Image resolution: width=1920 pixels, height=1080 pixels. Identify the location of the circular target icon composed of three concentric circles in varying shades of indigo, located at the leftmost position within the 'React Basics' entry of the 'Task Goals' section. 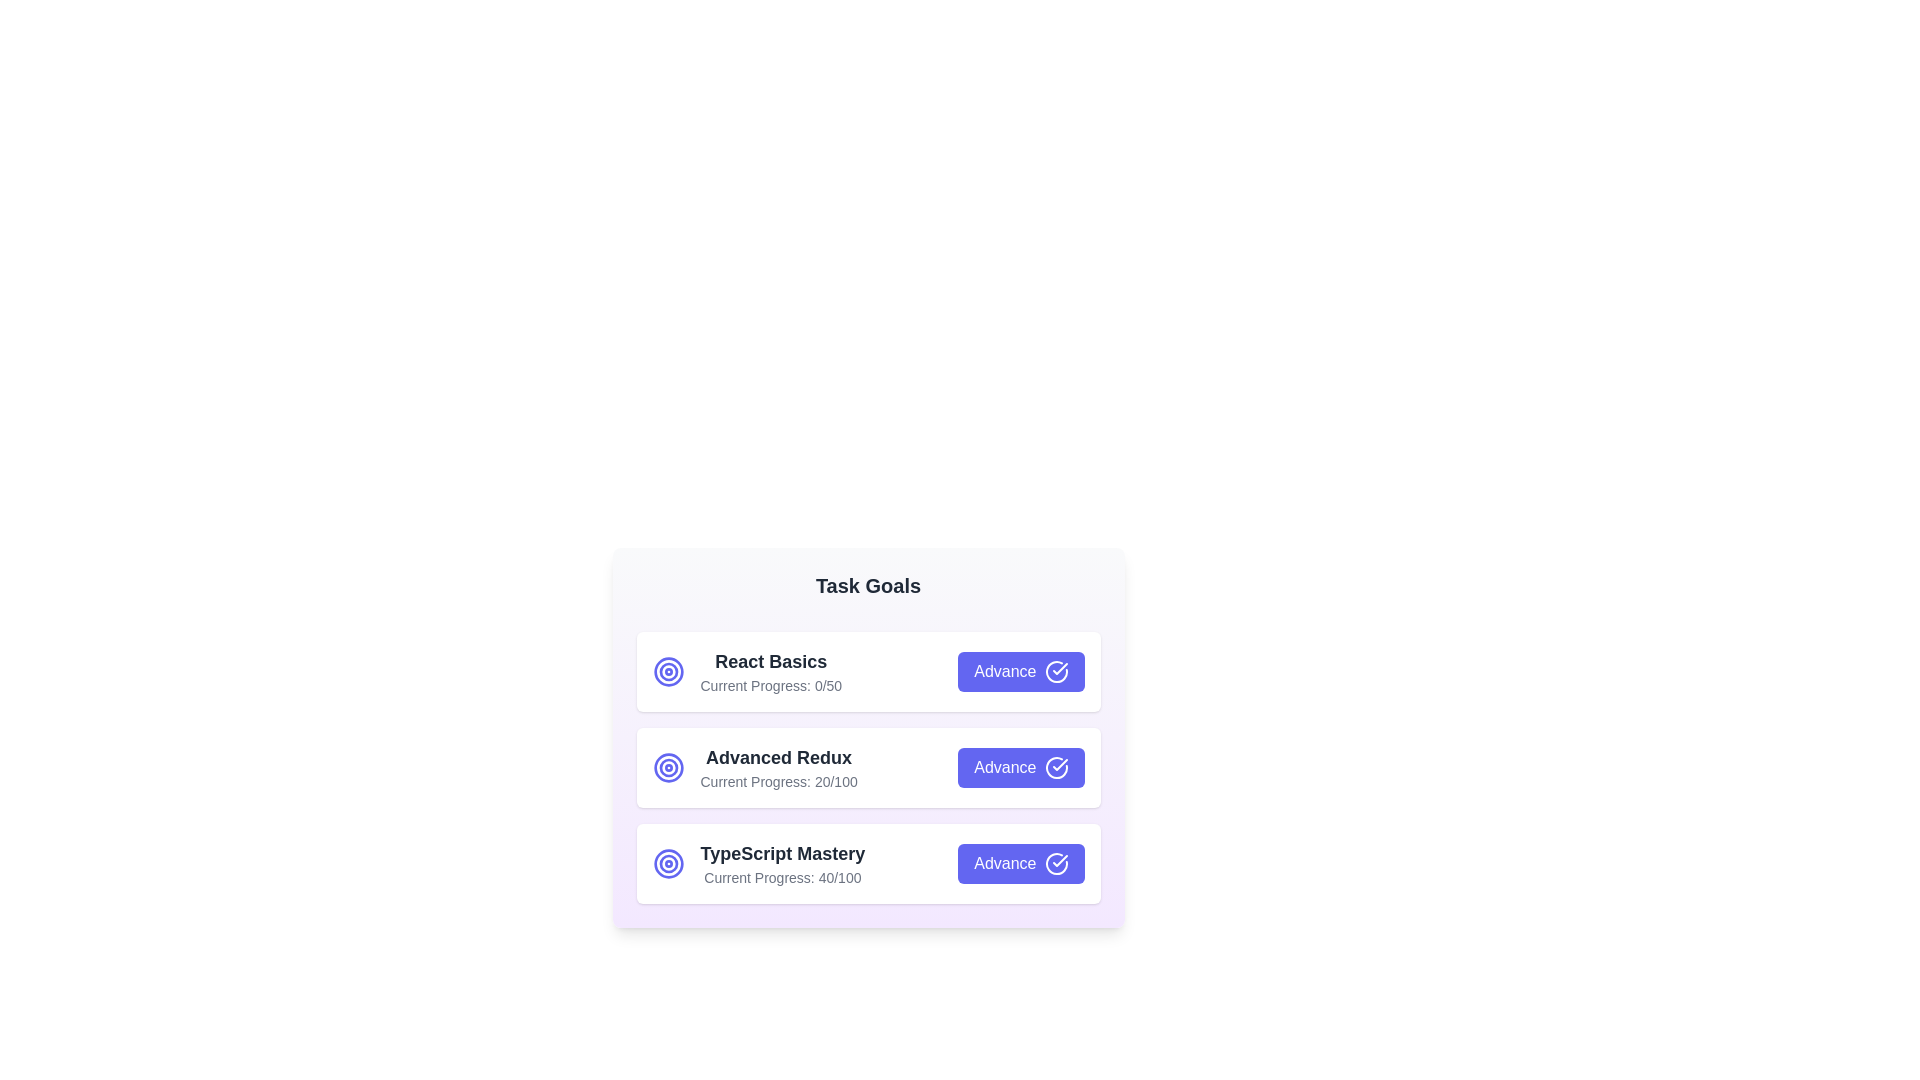
(668, 671).